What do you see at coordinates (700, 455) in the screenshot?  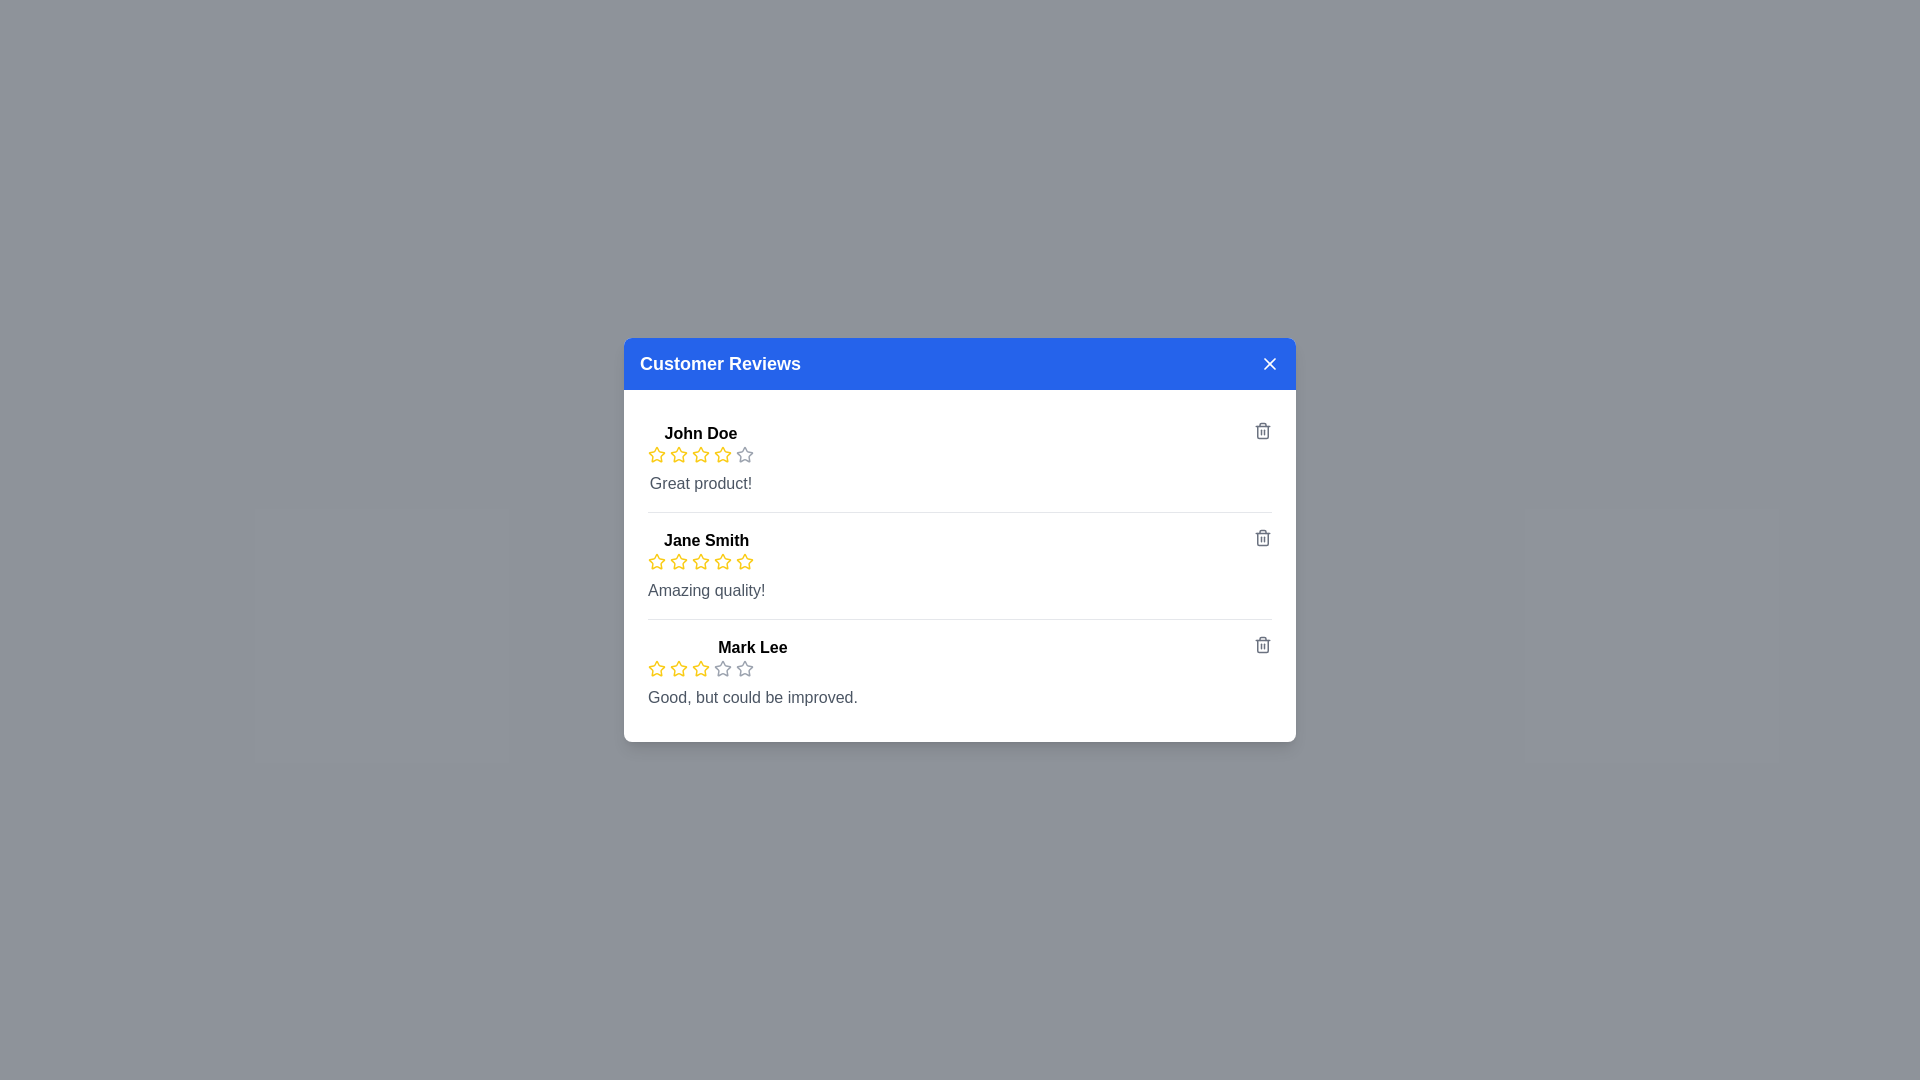 I see `the rating to 3 stars by clicking on the corresponding star` at bounding box center [700, 455].